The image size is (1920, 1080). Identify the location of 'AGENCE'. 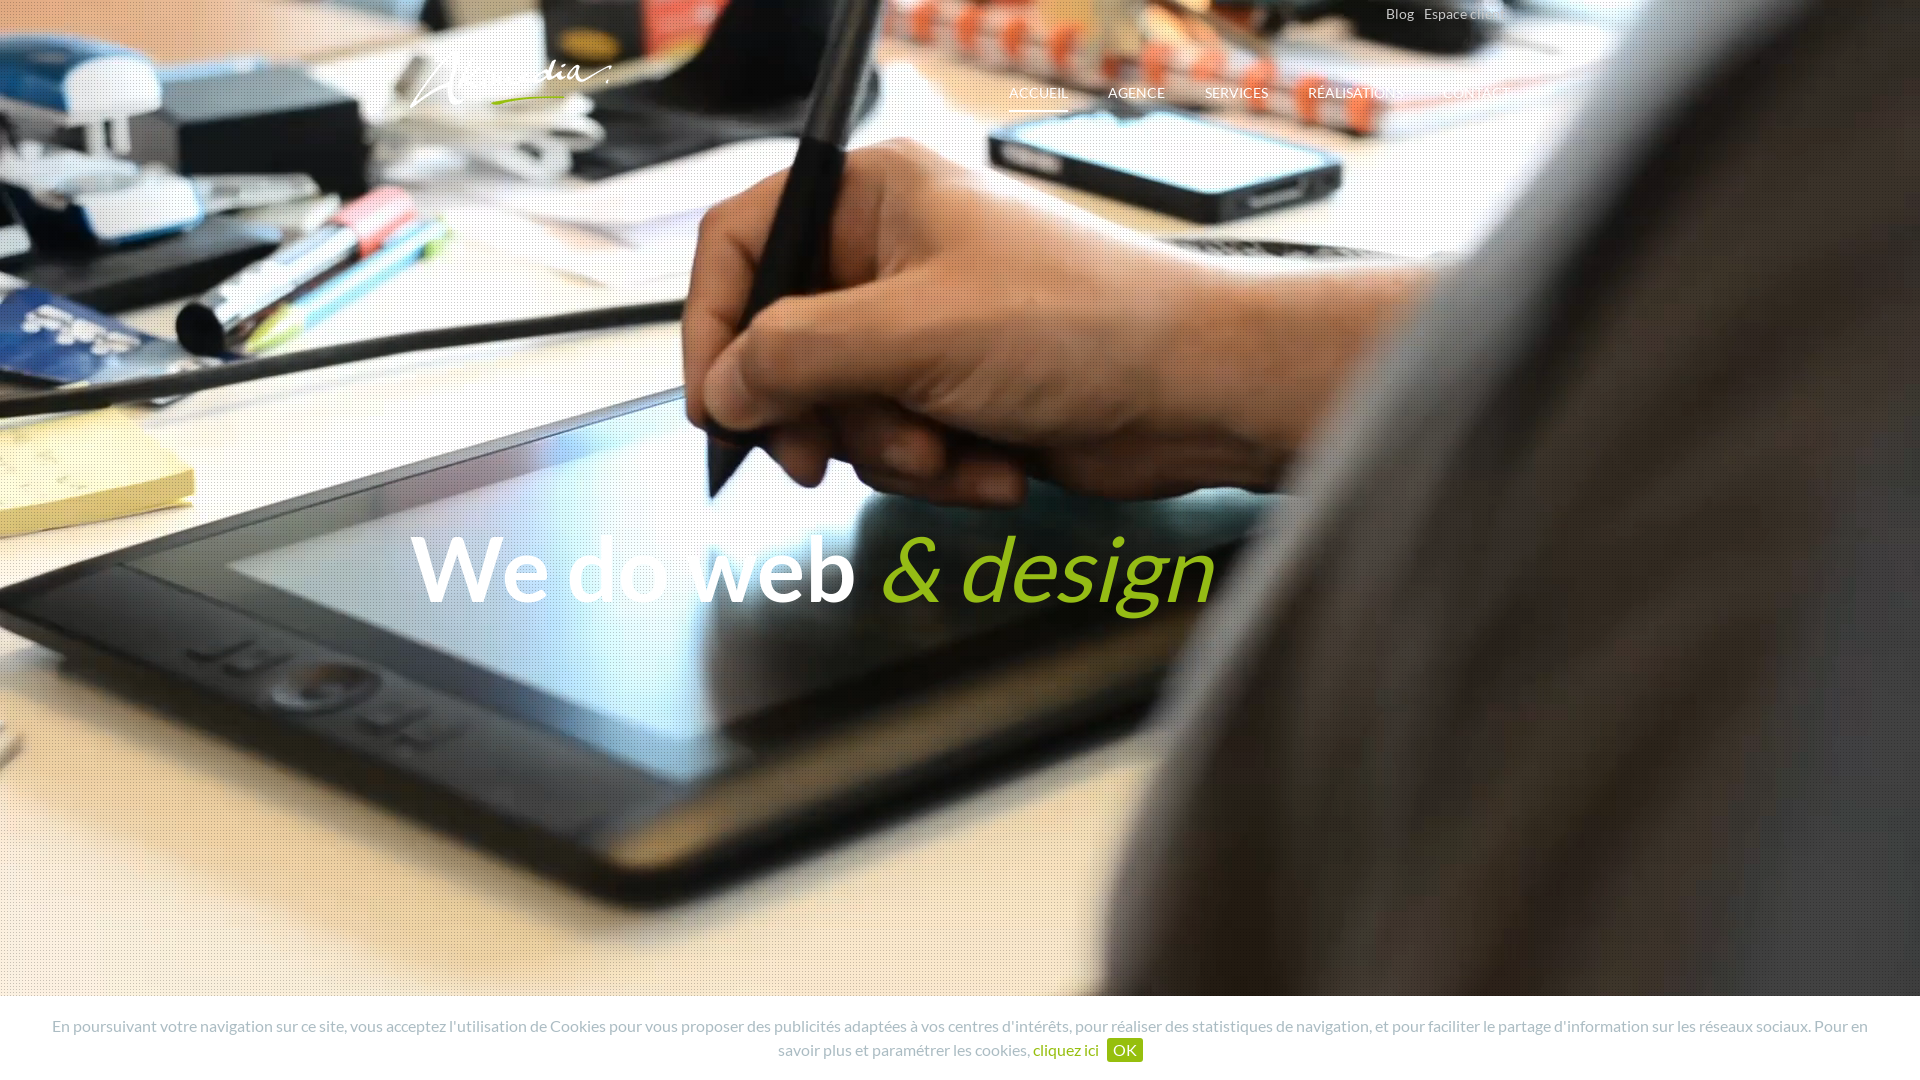
(1136, 104).